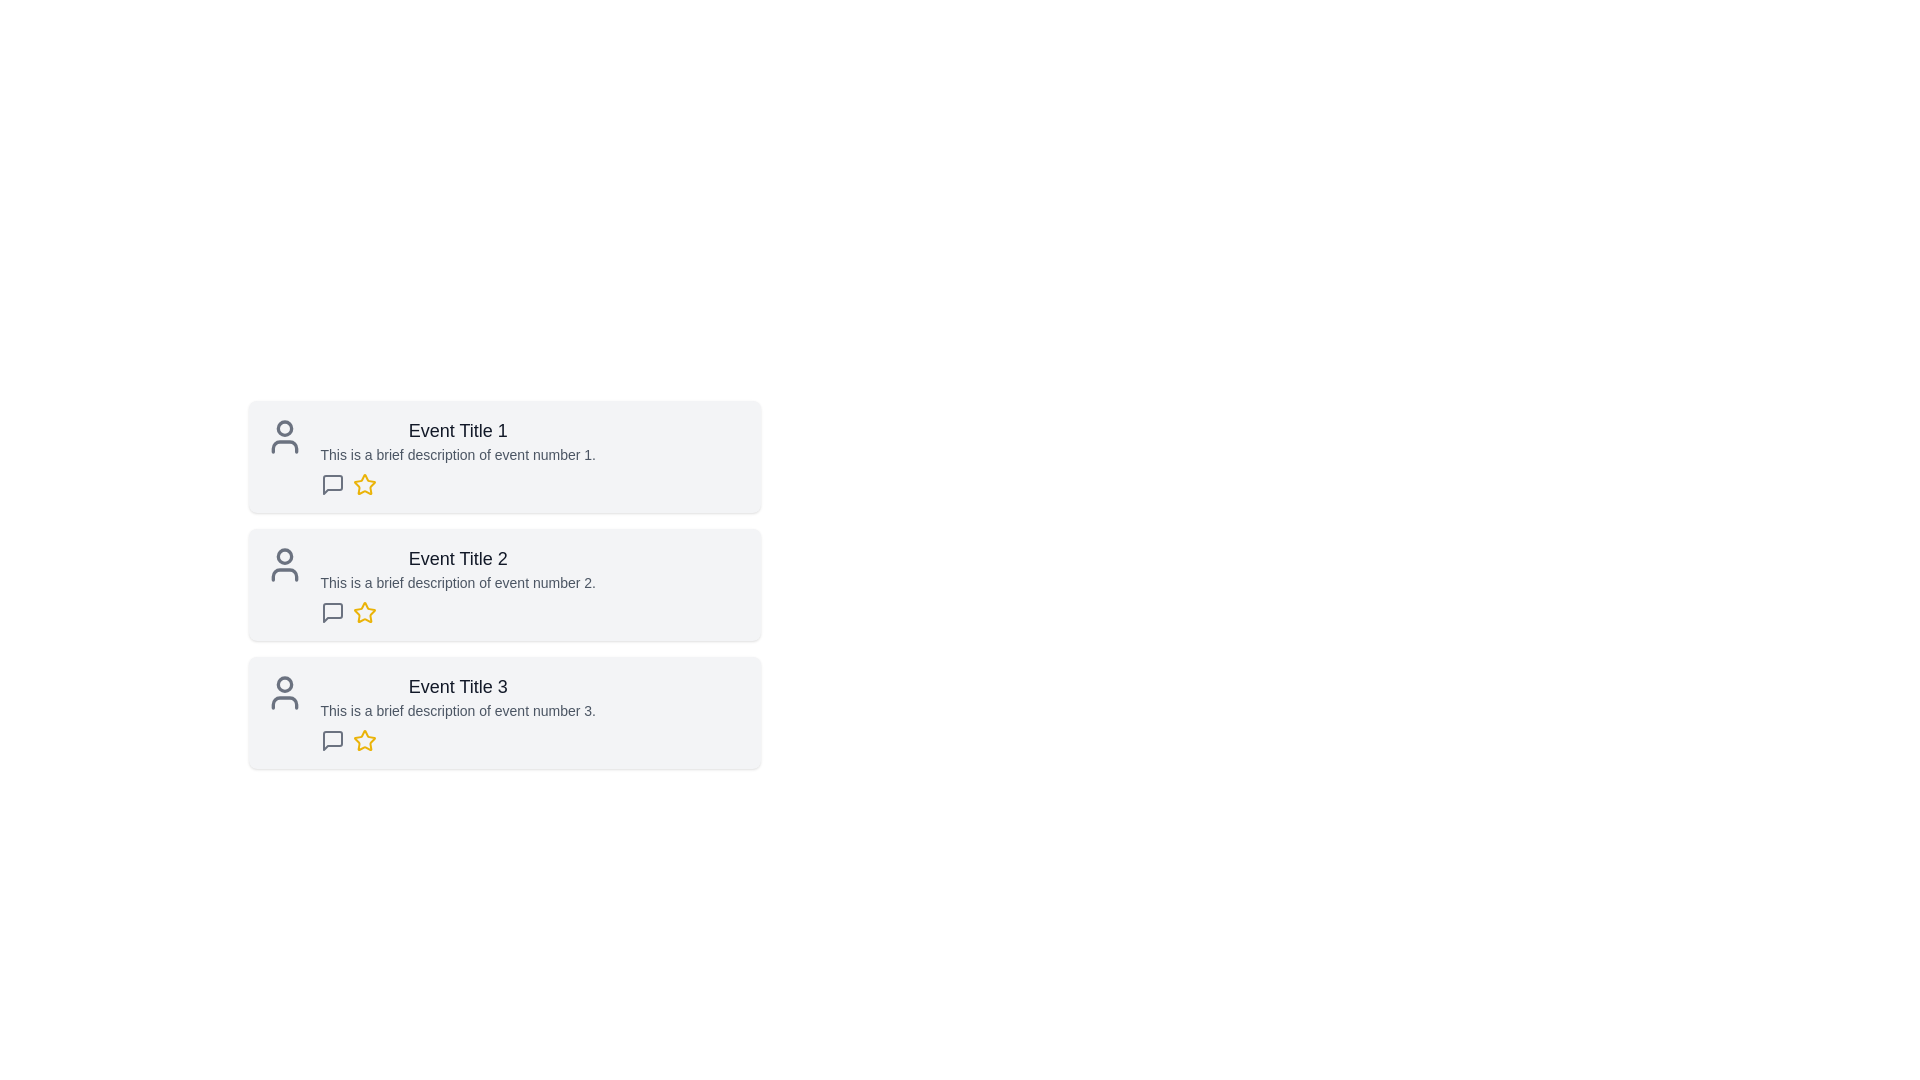 Image resolution: width=1920 pixels, height=1080 pixels. Describe the element at coordinates (364, 611) in the screenshot. I see `the star-shaped icon with a yellow fill in the bottom-right corner of the second card from the top` at that location.